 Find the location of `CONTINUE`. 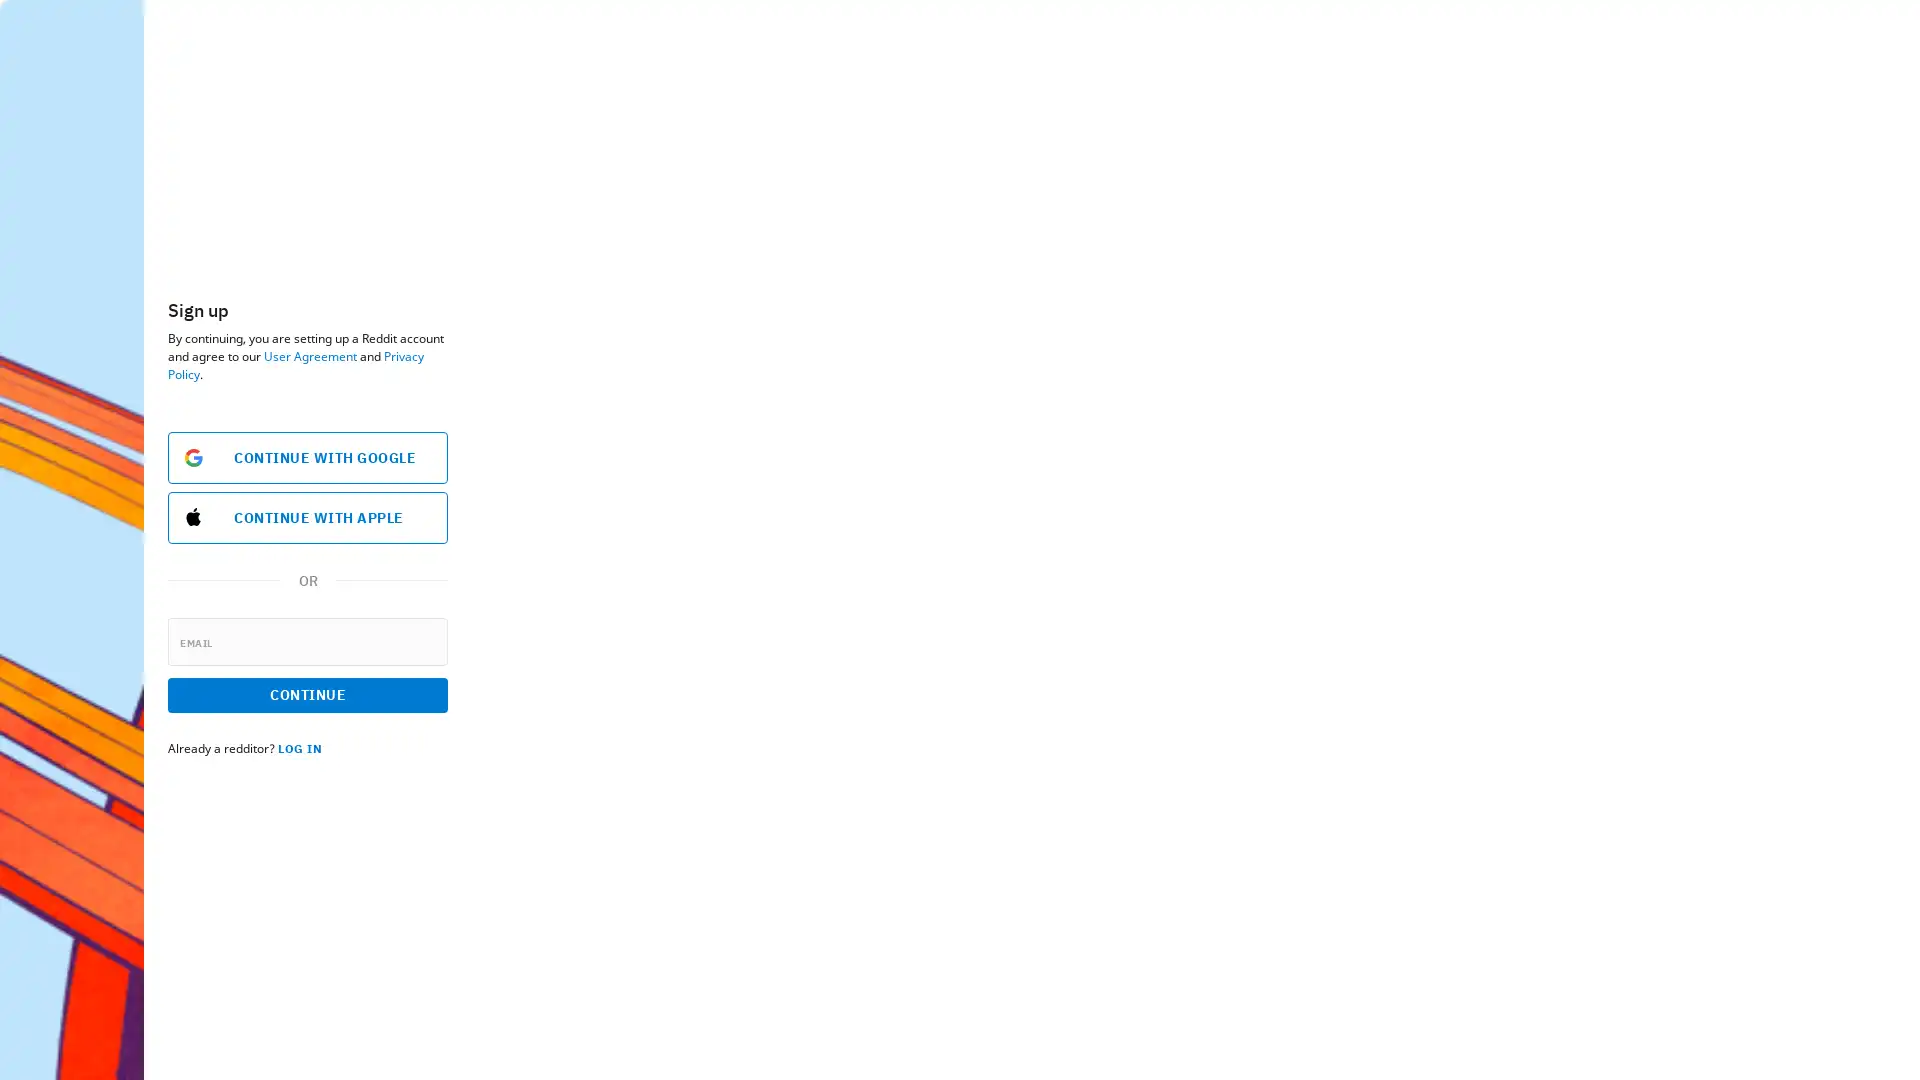

CONTINUE is located at coordinates (306, 693).